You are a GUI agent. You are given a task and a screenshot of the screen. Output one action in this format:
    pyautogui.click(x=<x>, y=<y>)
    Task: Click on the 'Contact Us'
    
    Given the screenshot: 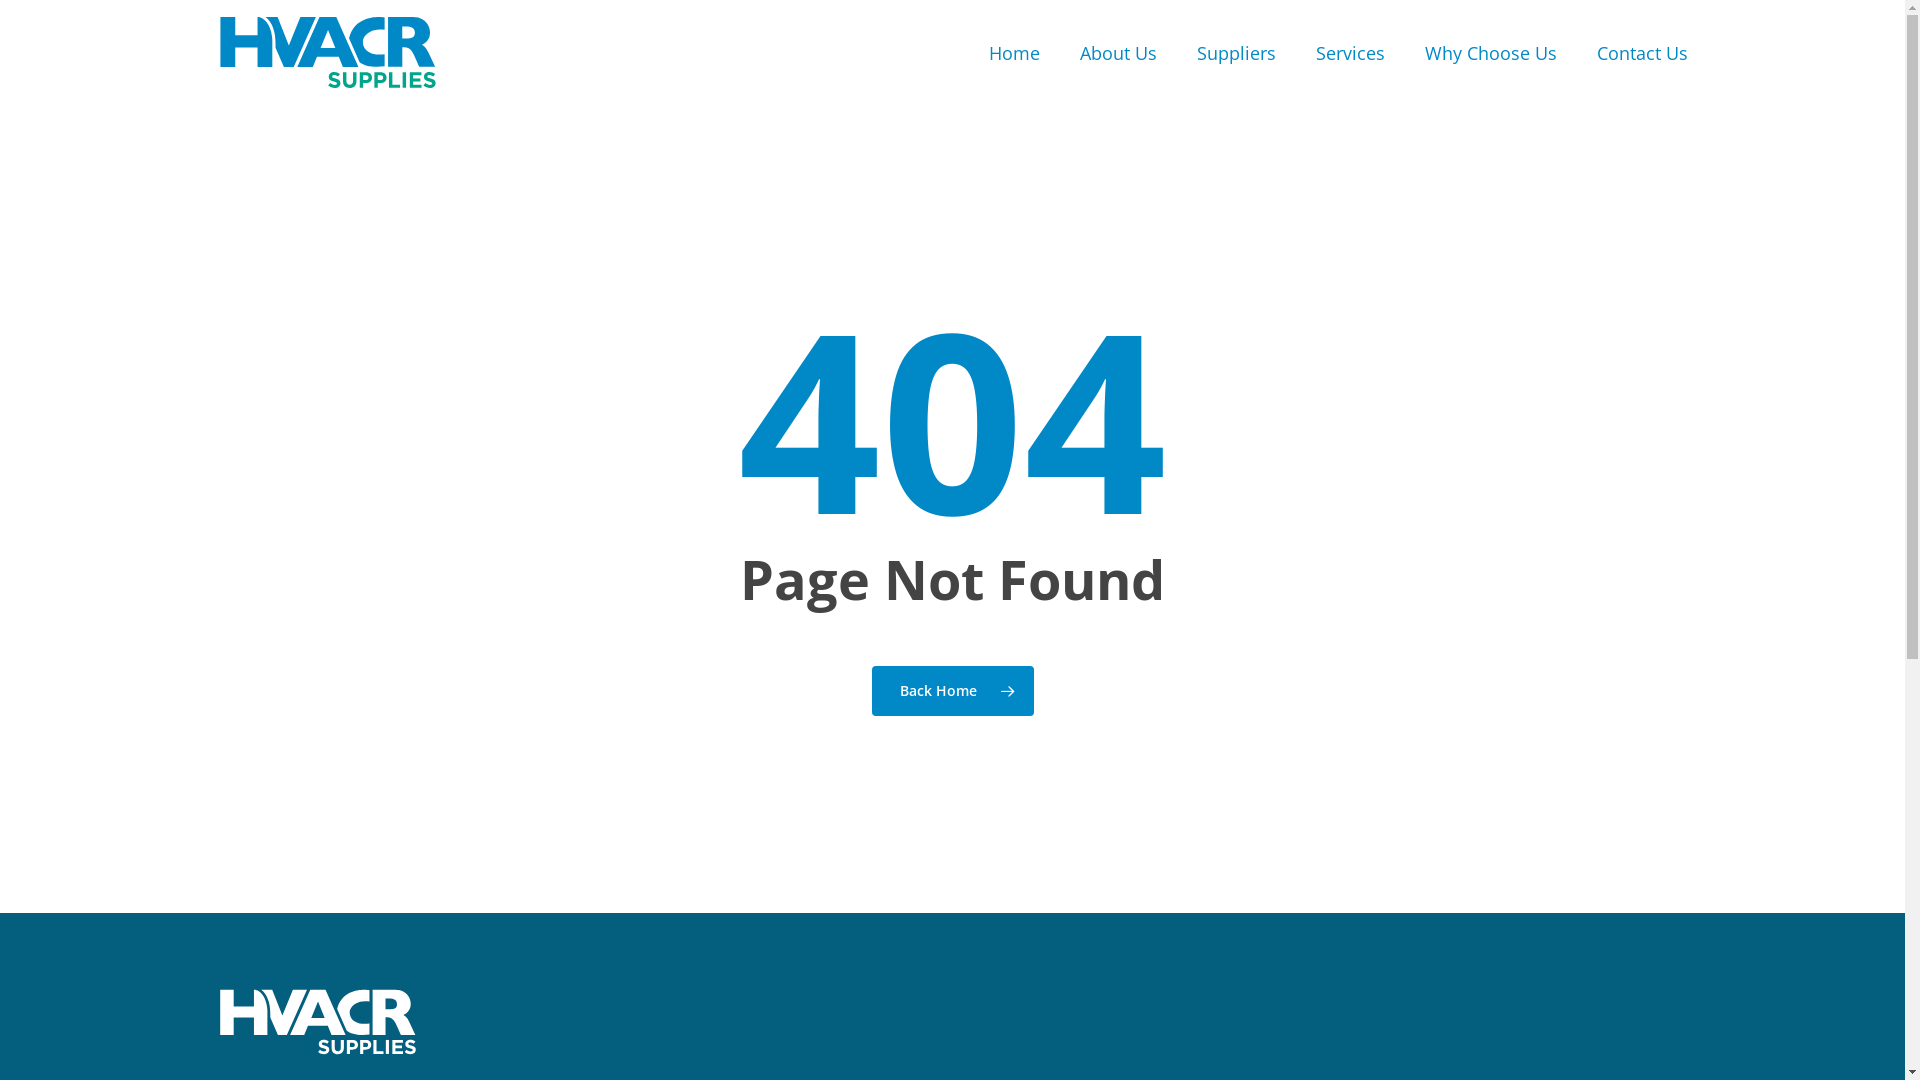 What is the action you would take?
    pyautogui.click(x=1641, y=52)
    